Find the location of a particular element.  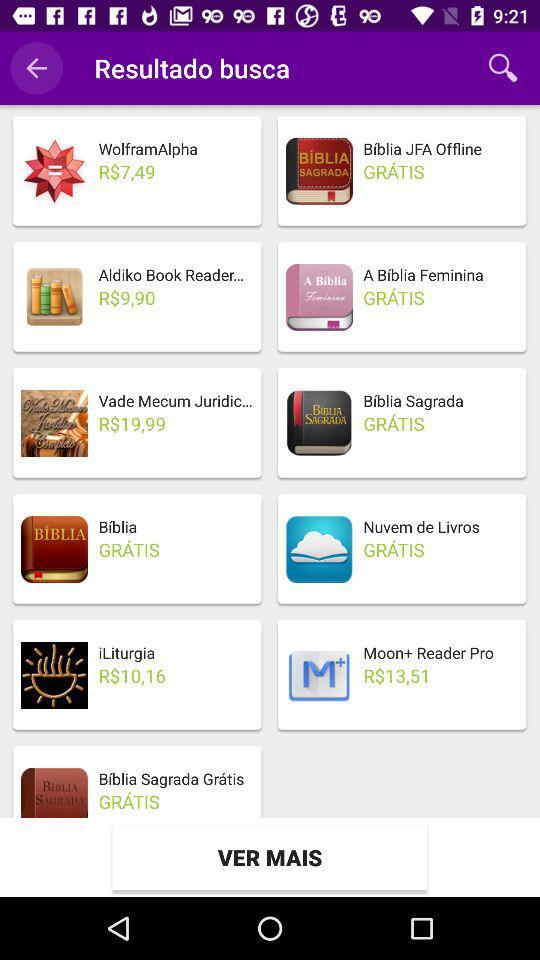

the item to the right of resultado busca icon is located at coordinates (502, 68).